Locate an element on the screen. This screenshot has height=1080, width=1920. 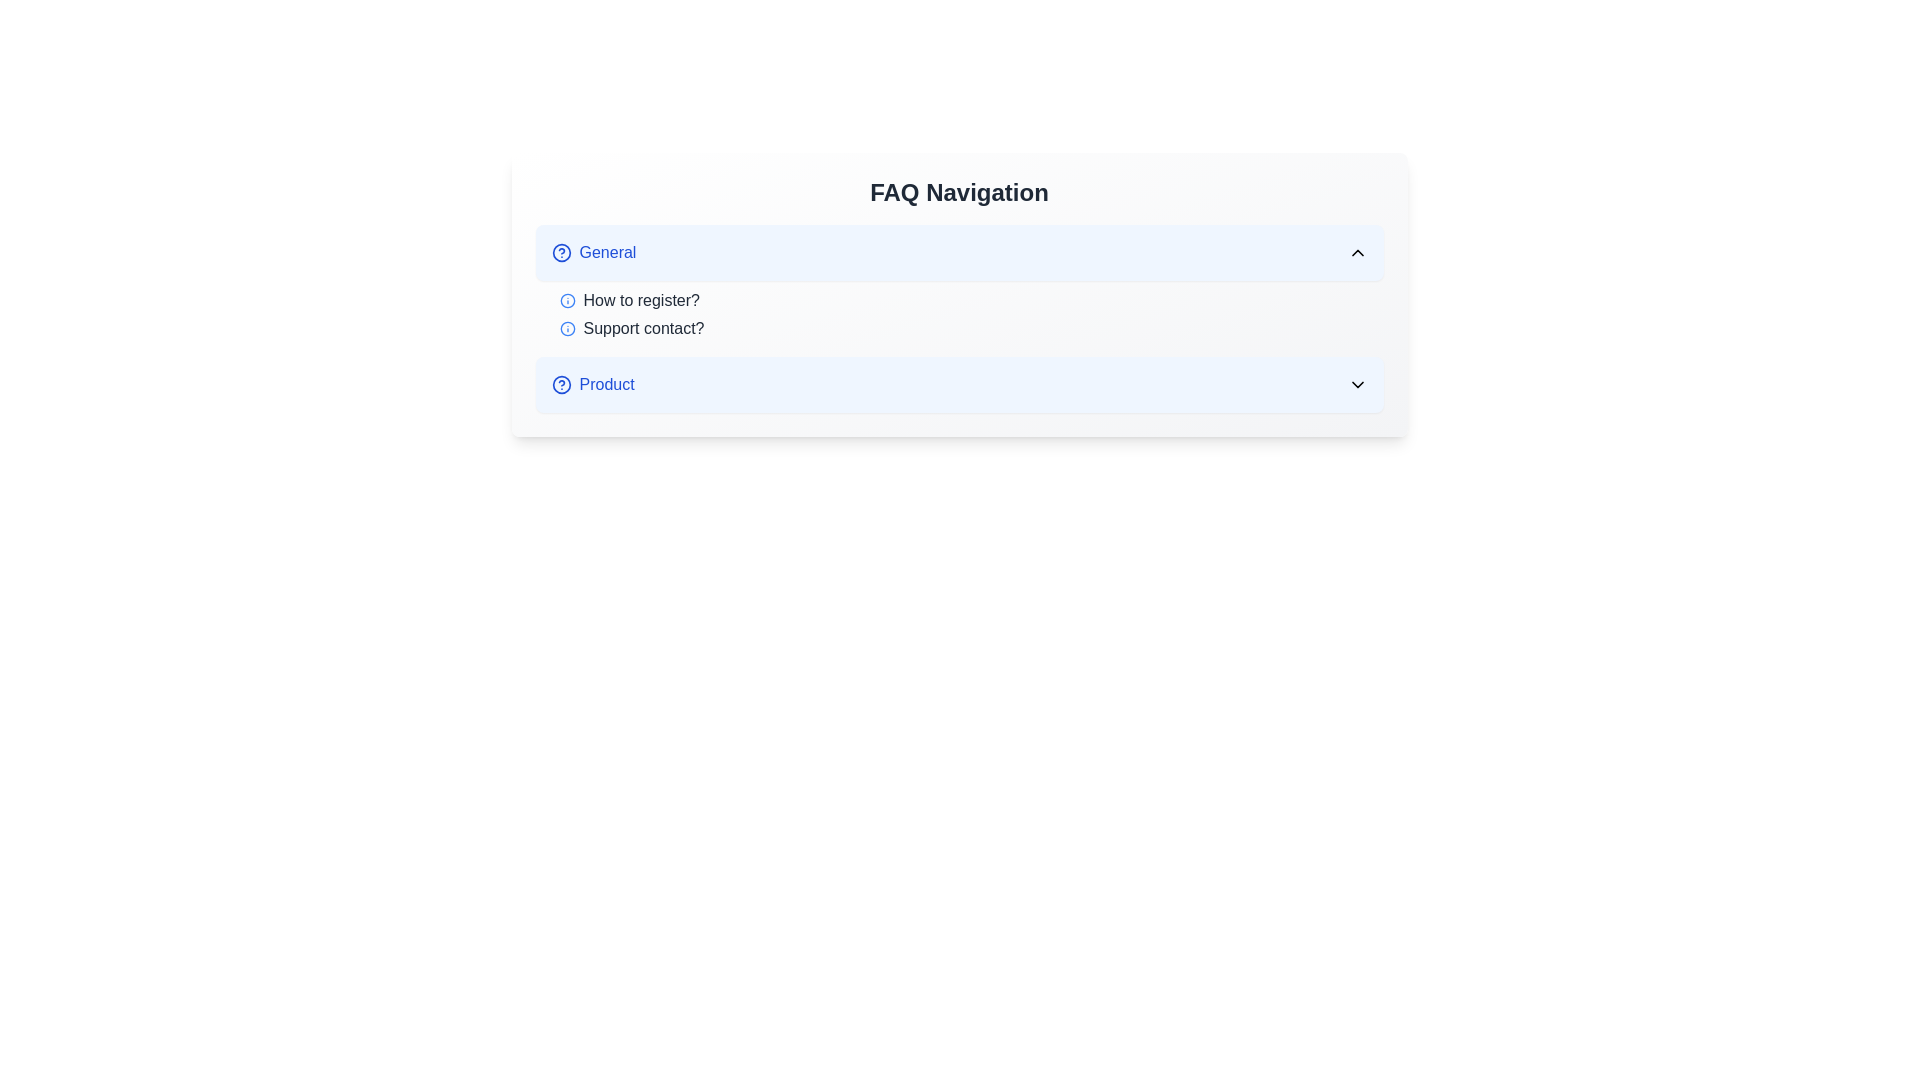
the informational icon located to the left of the 'Support contact?' text in the FAQ section titled 'General' is located at coordinates (566, 327).